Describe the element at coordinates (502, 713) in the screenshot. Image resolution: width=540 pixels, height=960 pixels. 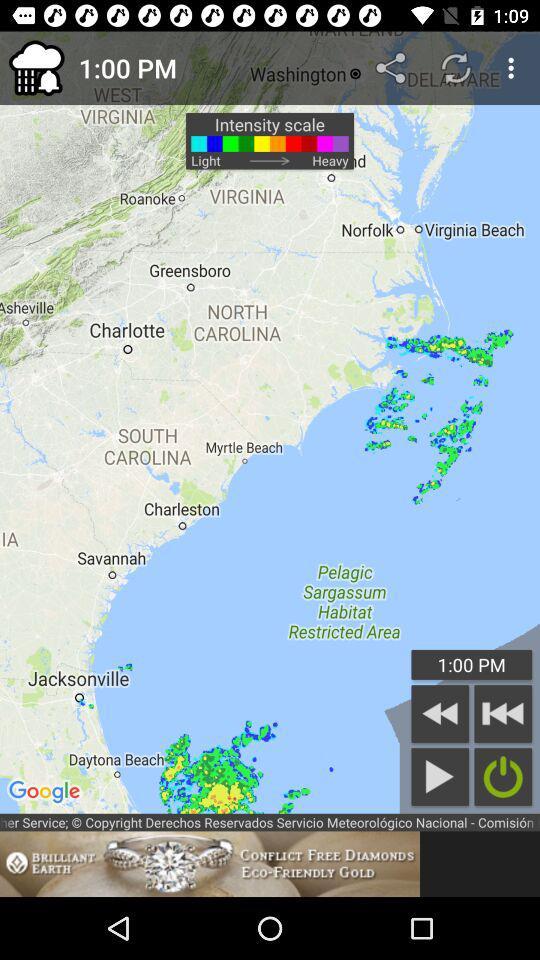
I see `previous` at that location.